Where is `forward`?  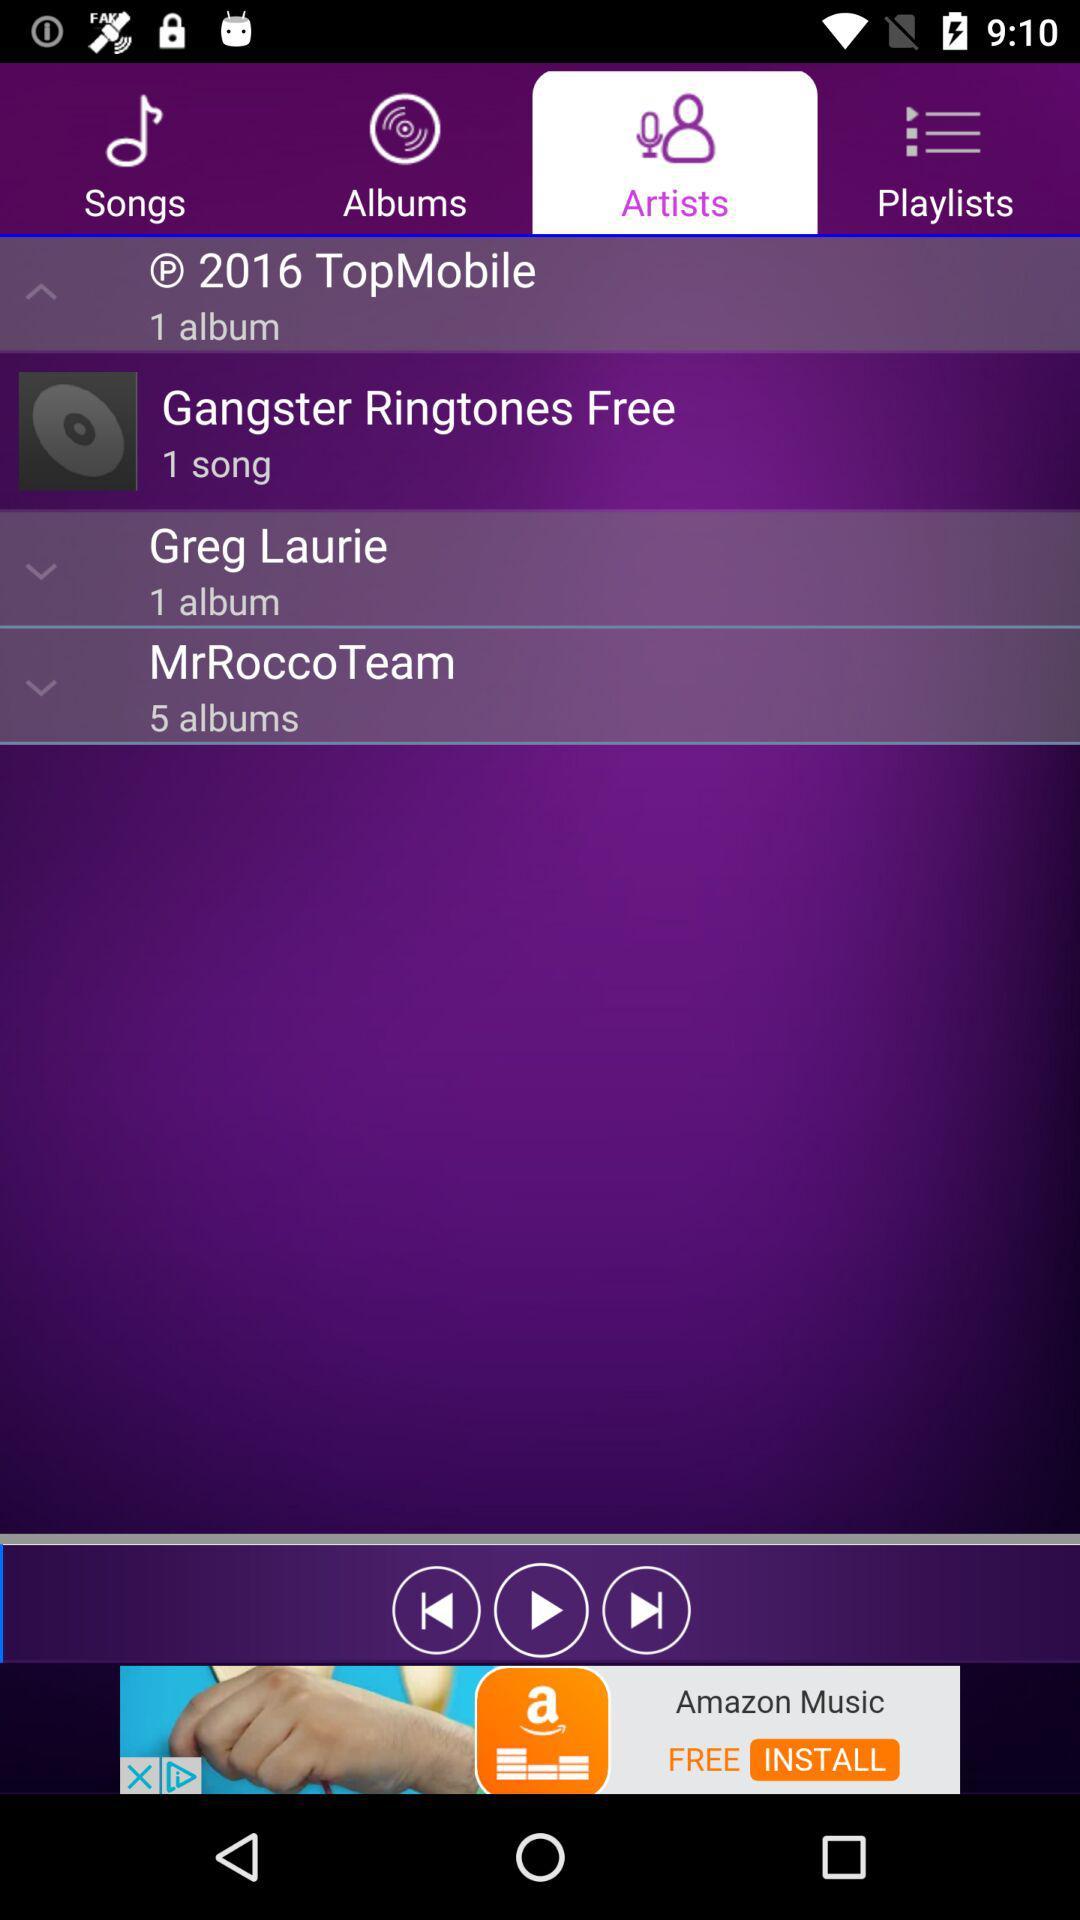 forward is located at coordinates (646, 1610).